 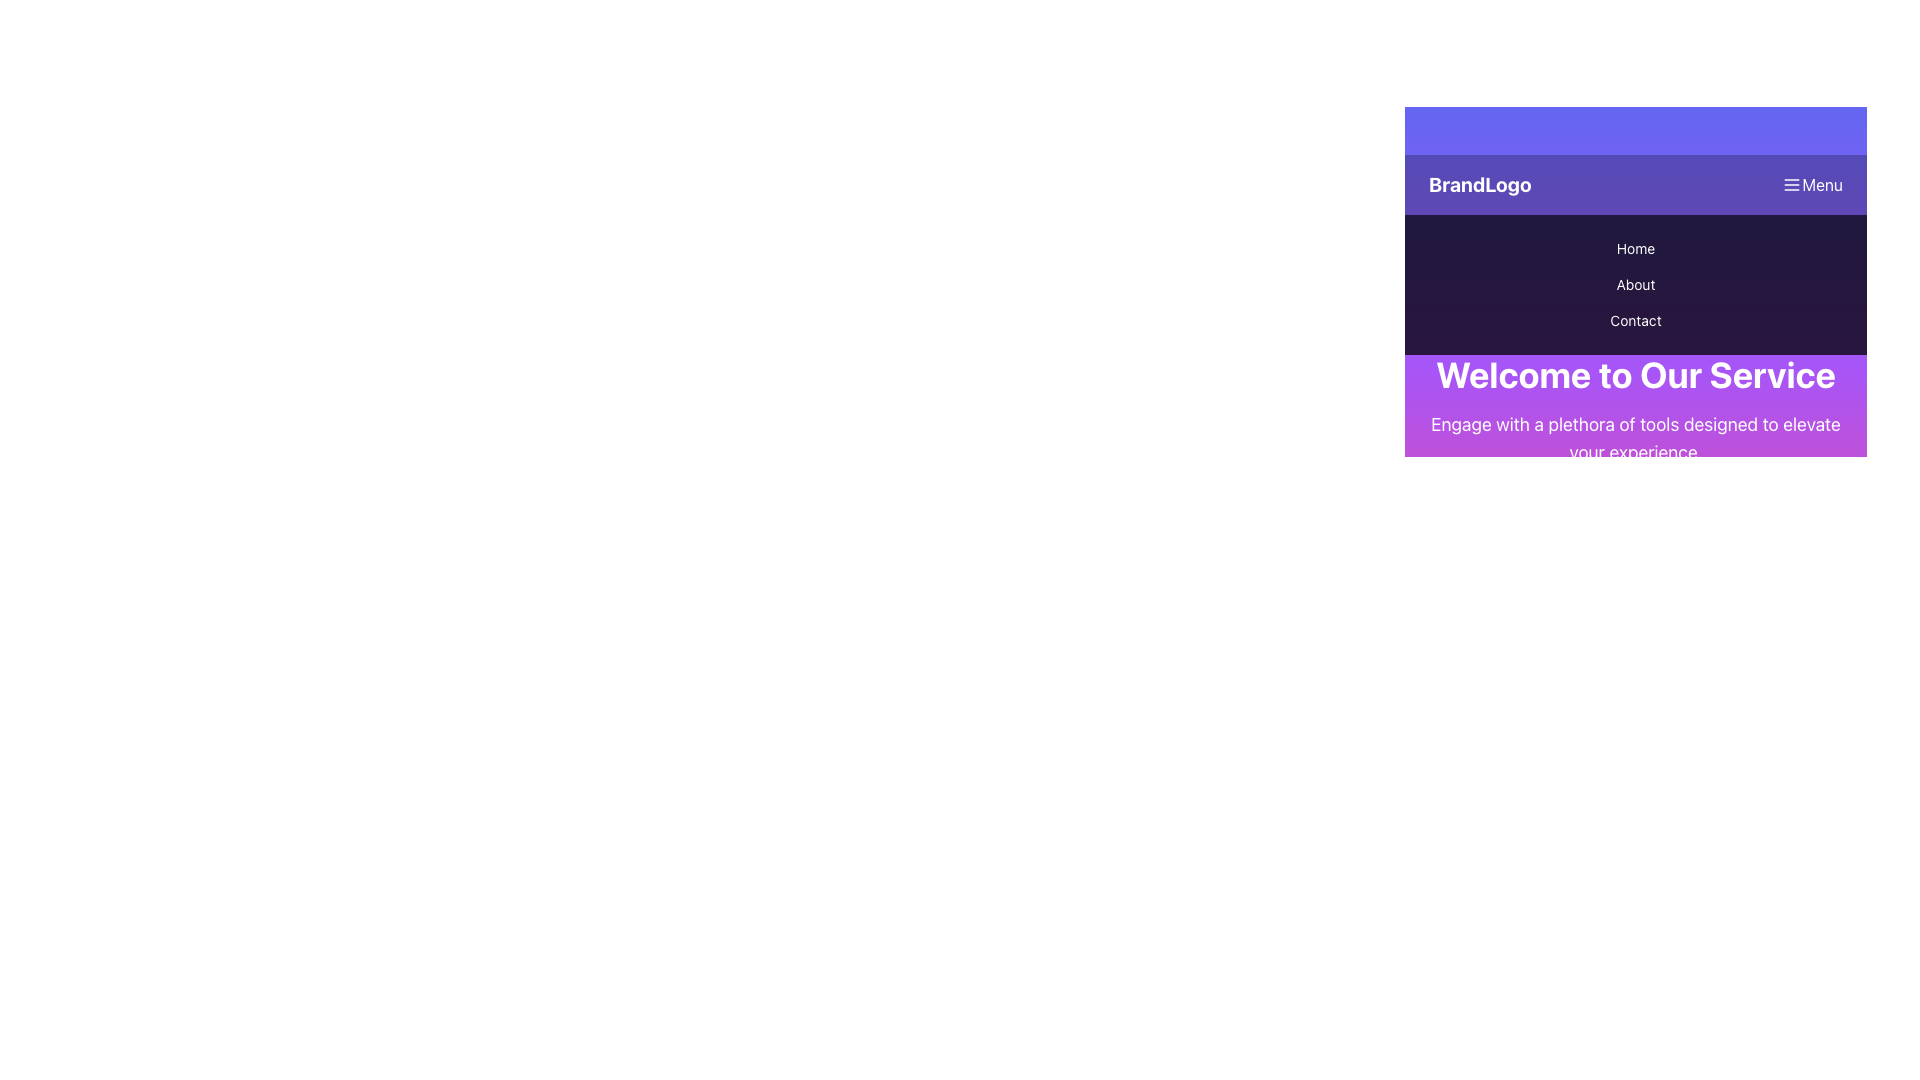 What do you see at coordinates (1636, 285) in the screenshot?
I see `the 'About' text link, which is styled with a small font size and changes color on hover` at bounding box center [1636, 285].